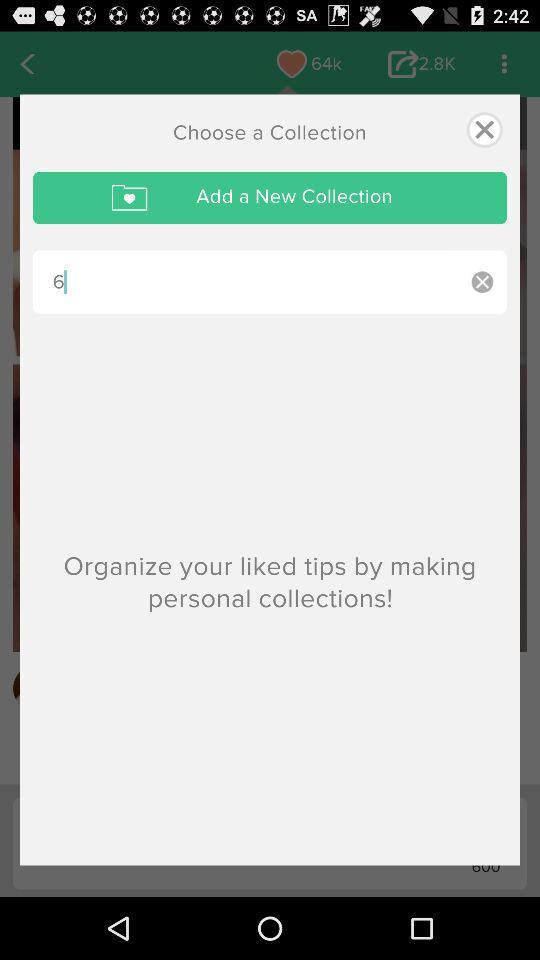 This screenshot has width=540, height=960. Describe the element at coordinates (270, 197) in the screenshot. I see `the icon above the 6` at that location.